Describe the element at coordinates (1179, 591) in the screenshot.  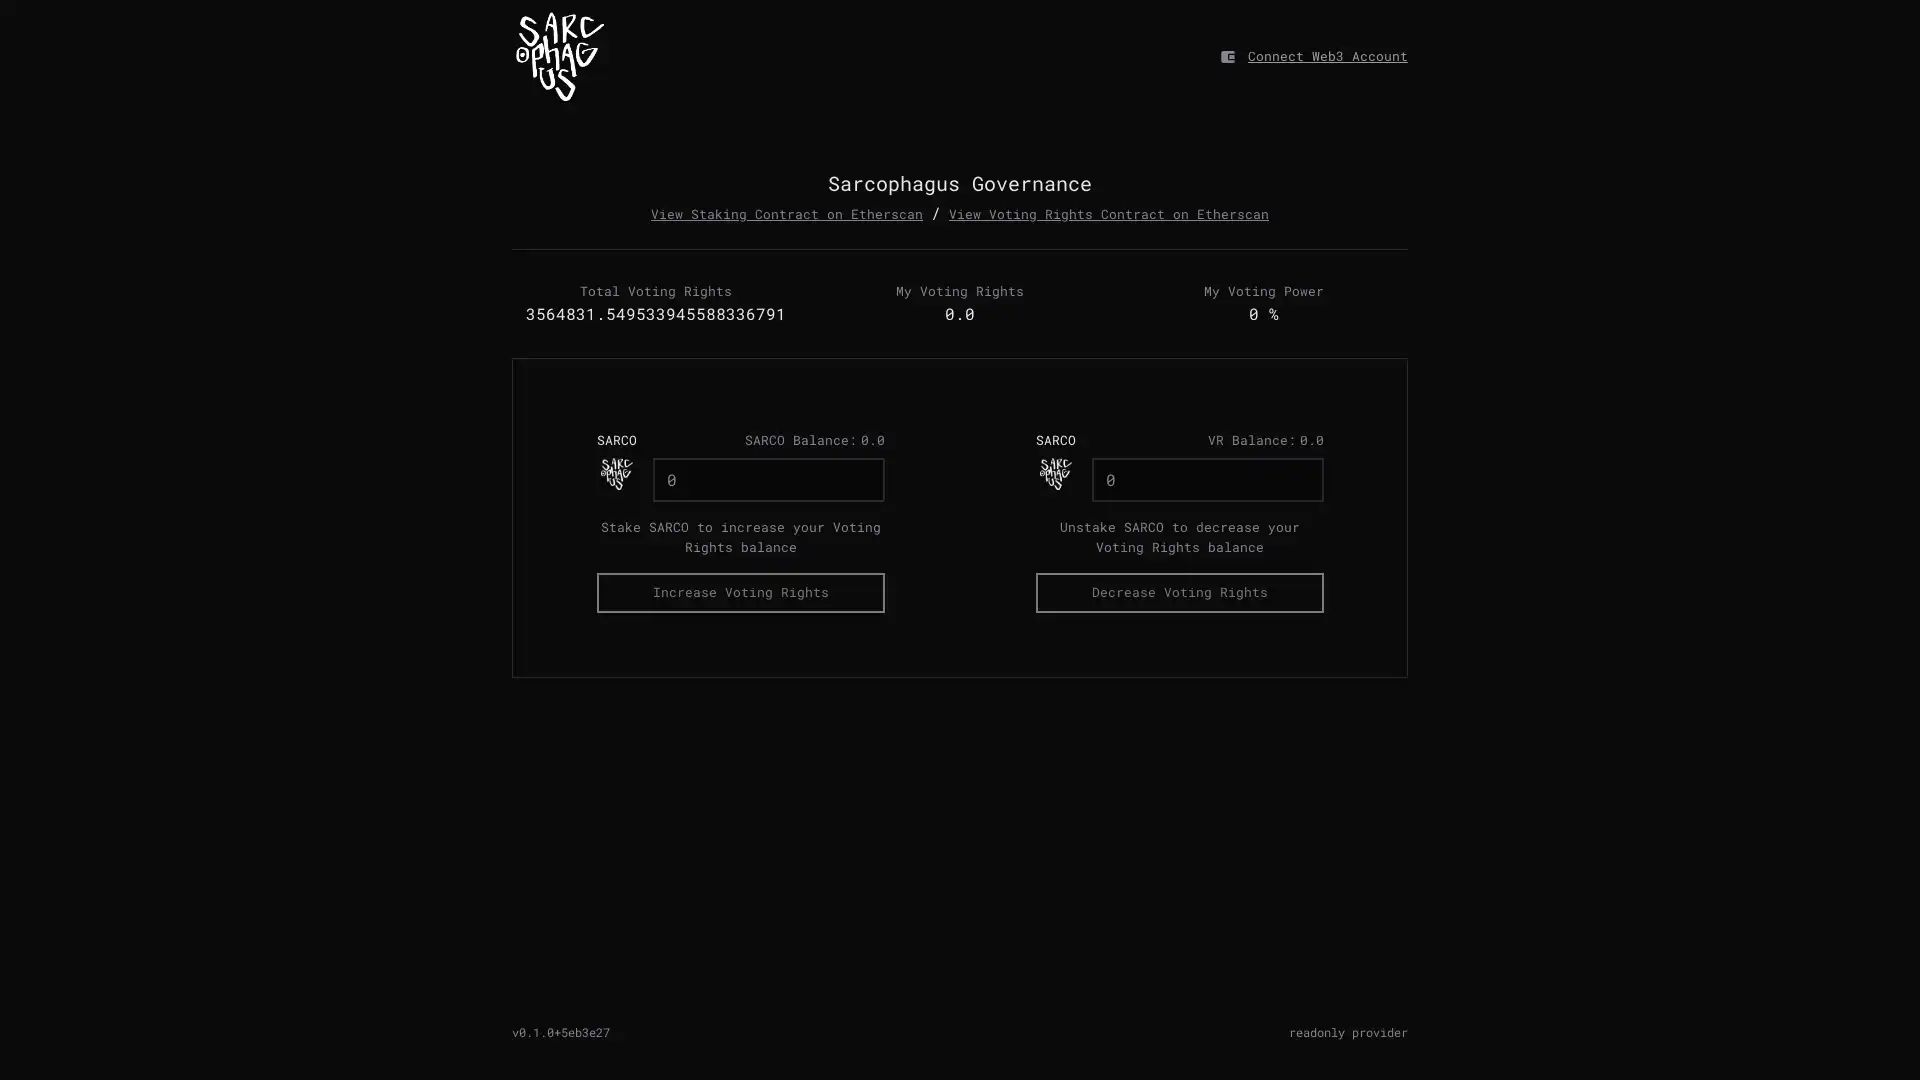
I see `Decrease Voting Rights` at that location.